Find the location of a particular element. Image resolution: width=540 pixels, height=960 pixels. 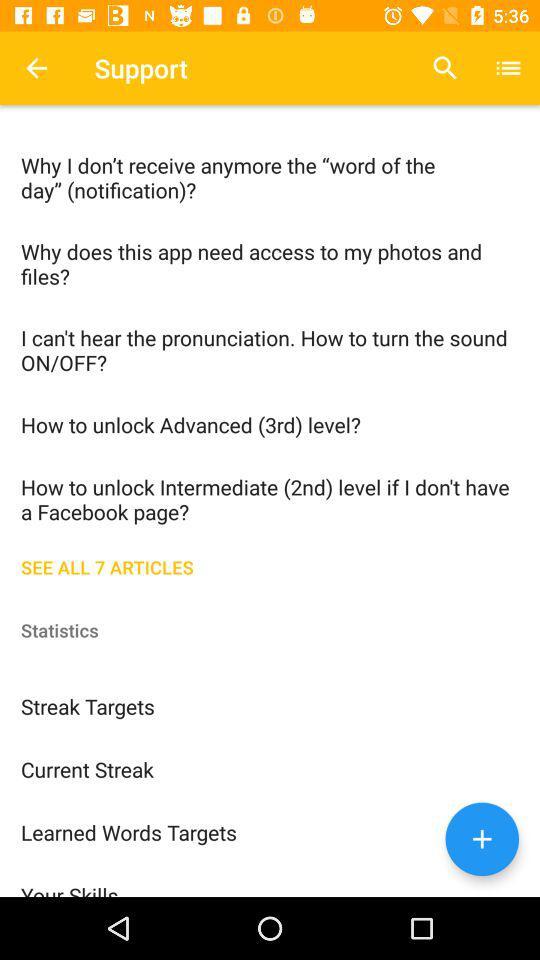

item below current streak icon is located at coordinates (270, 831).